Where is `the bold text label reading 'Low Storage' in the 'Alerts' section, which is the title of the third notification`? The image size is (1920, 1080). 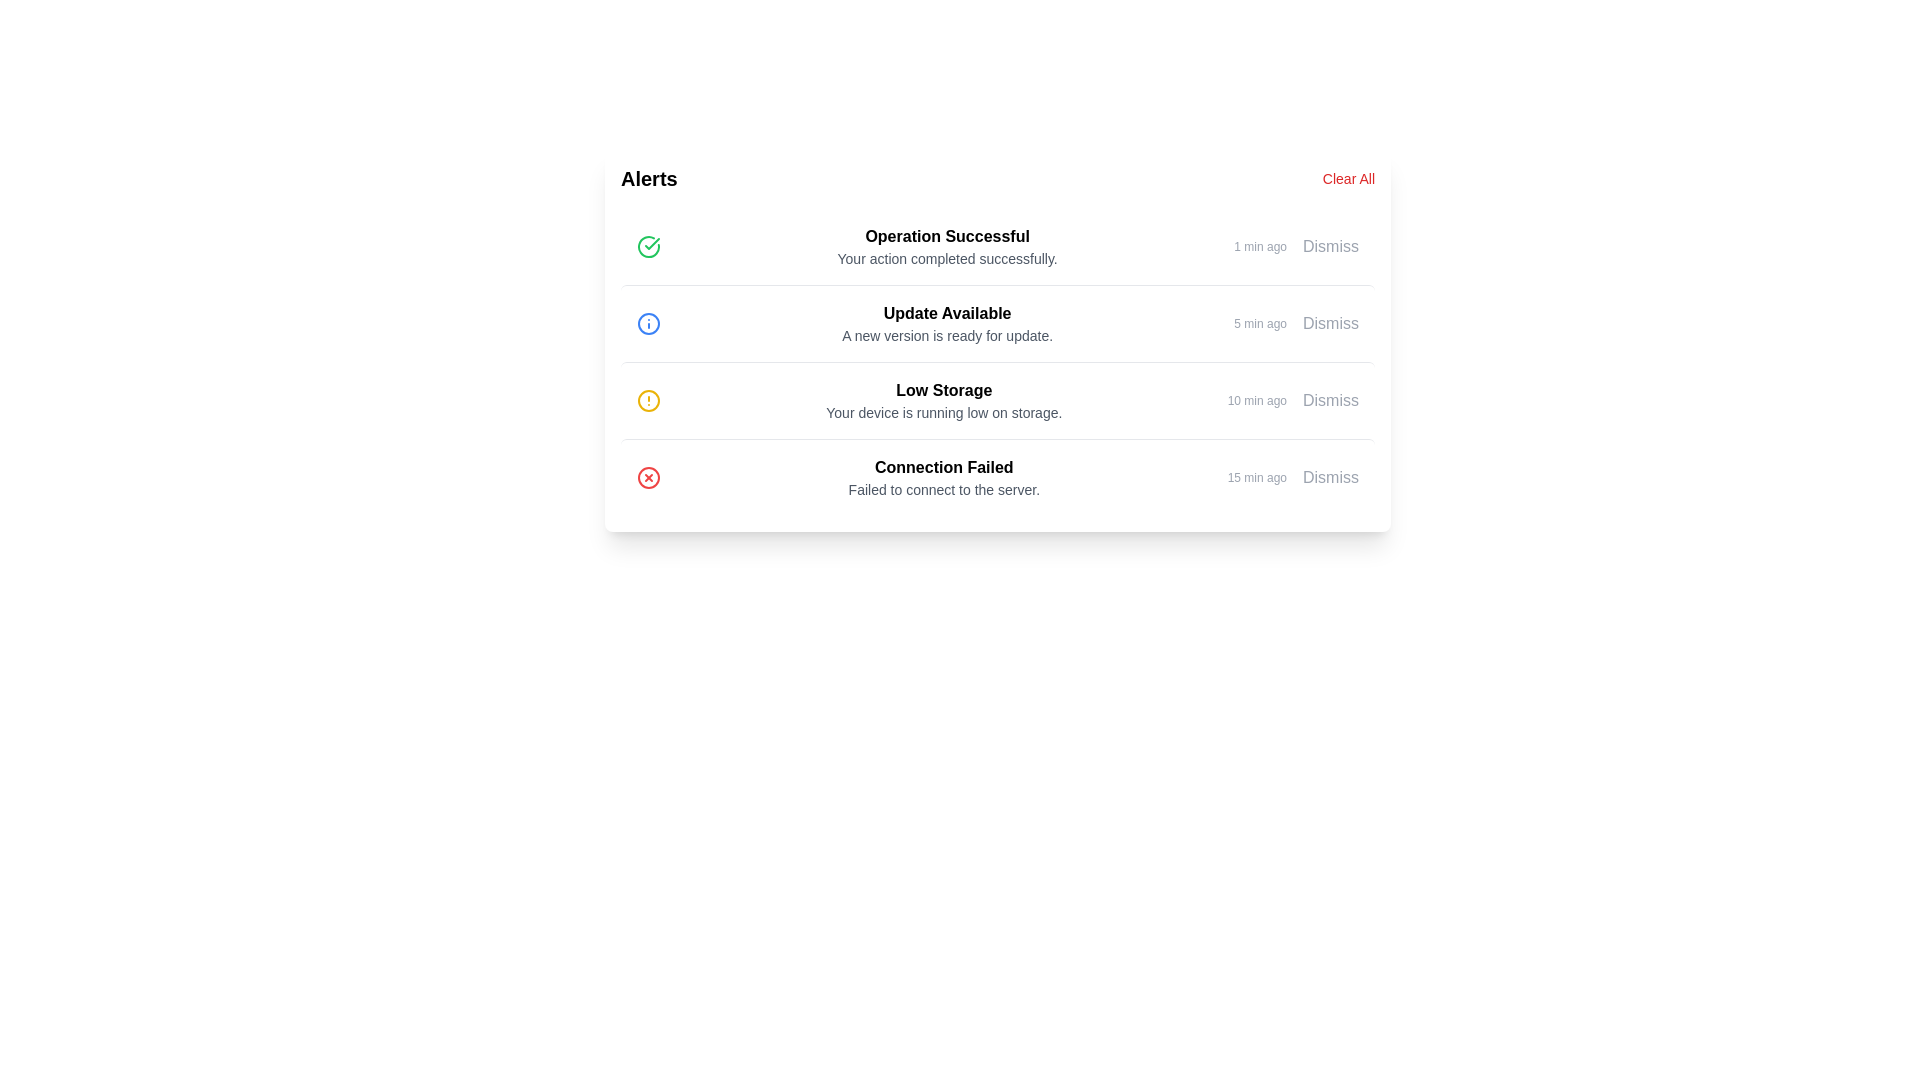 the bold text label reading 'Low Storage' in the 'Alerts' section, which is the title of the third notification is located at coordinates (943, 390).